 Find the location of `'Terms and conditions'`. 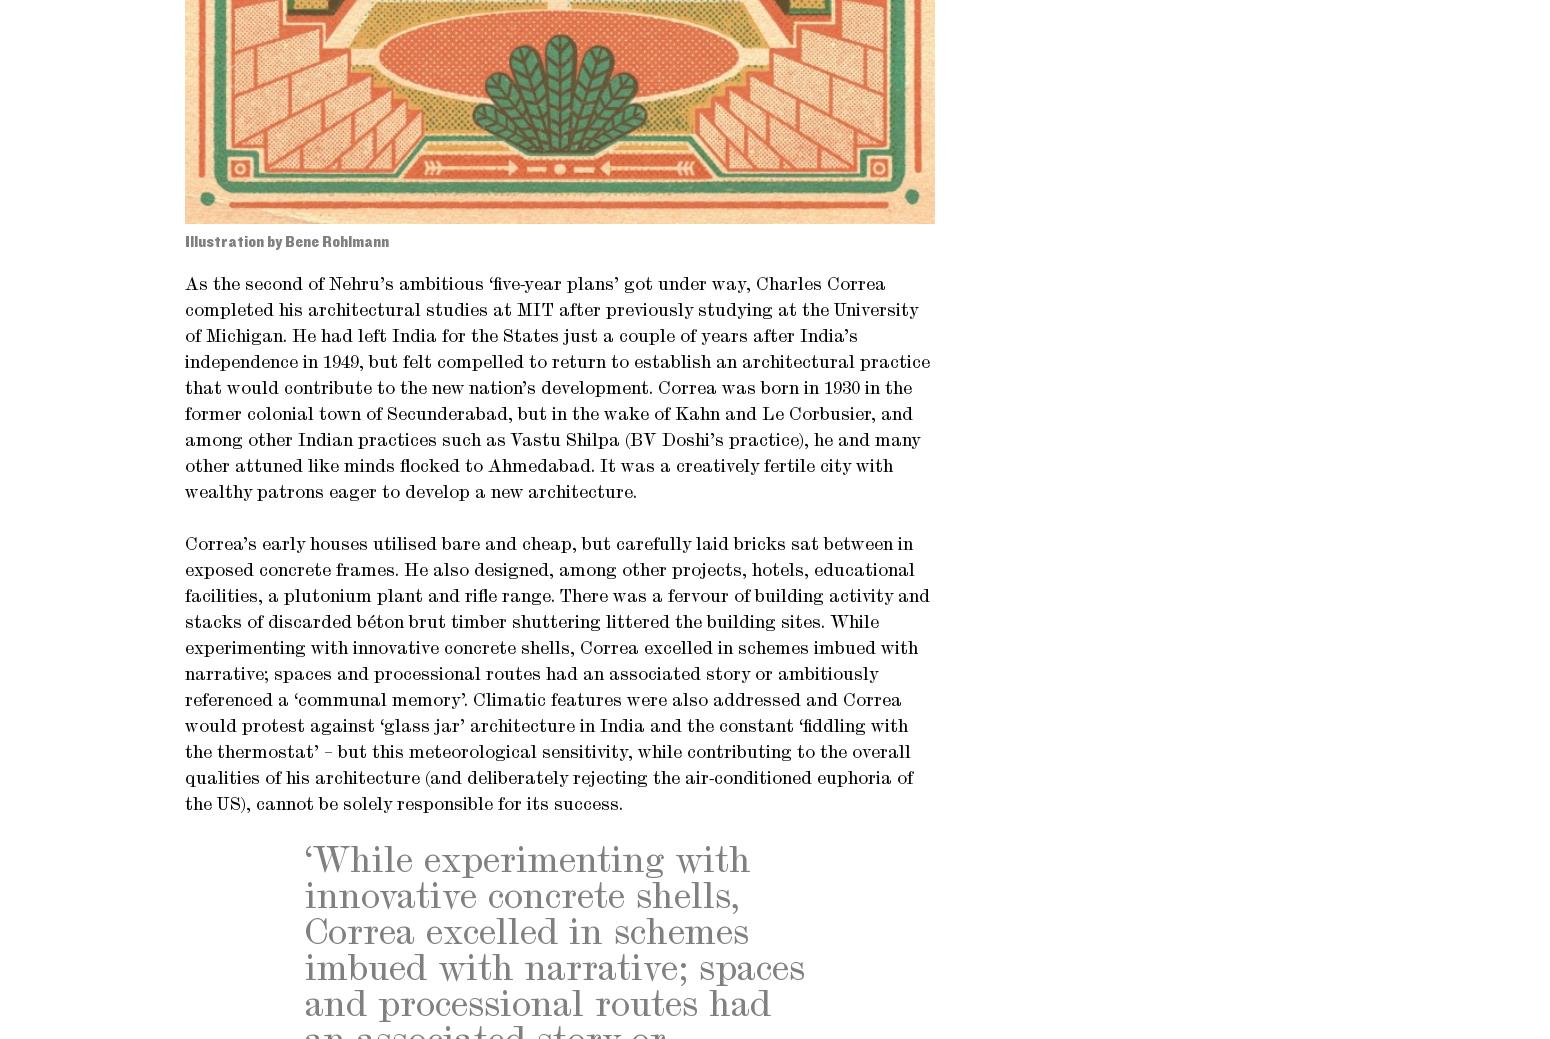

'Terms and conditions' is located at coordinates (977, 128).